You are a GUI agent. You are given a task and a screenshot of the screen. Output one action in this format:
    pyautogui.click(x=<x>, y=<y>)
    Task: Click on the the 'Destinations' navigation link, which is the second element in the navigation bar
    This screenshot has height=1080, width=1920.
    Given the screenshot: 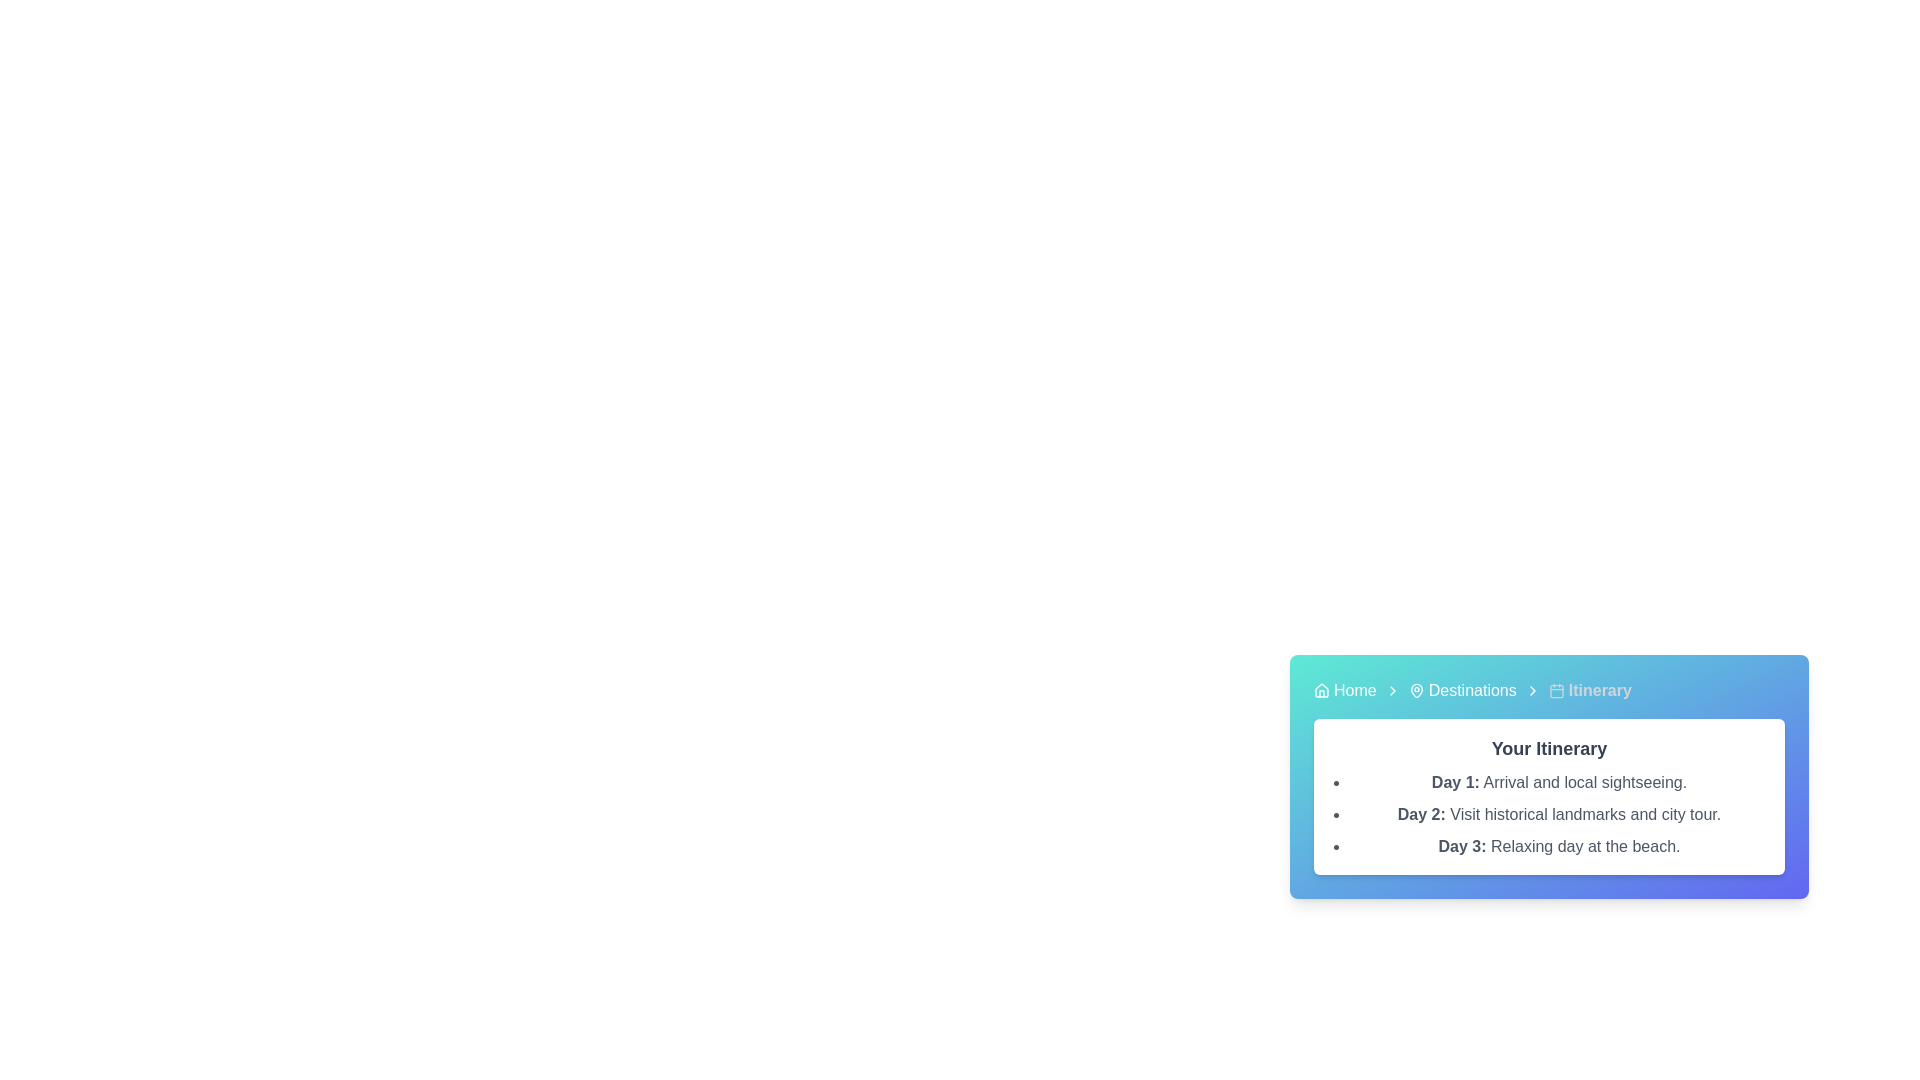 What is the action you would take?
    pyautogui.click(x=1462, y=689)
    